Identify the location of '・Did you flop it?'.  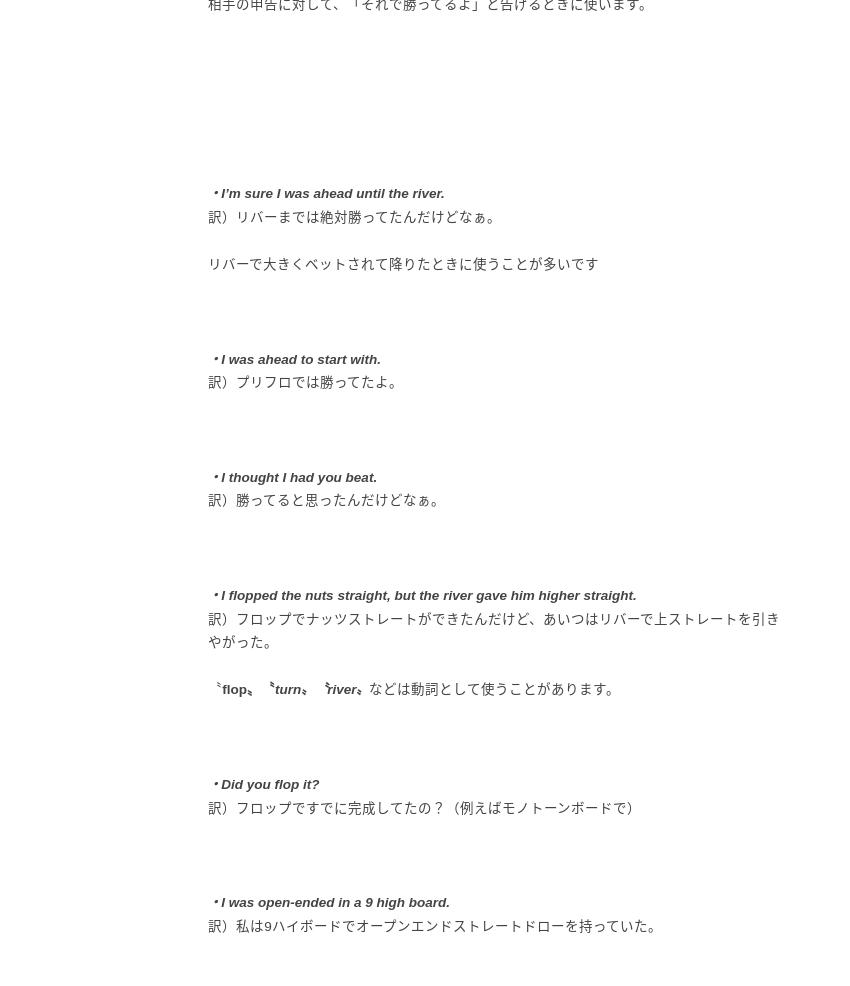
(262, 783).